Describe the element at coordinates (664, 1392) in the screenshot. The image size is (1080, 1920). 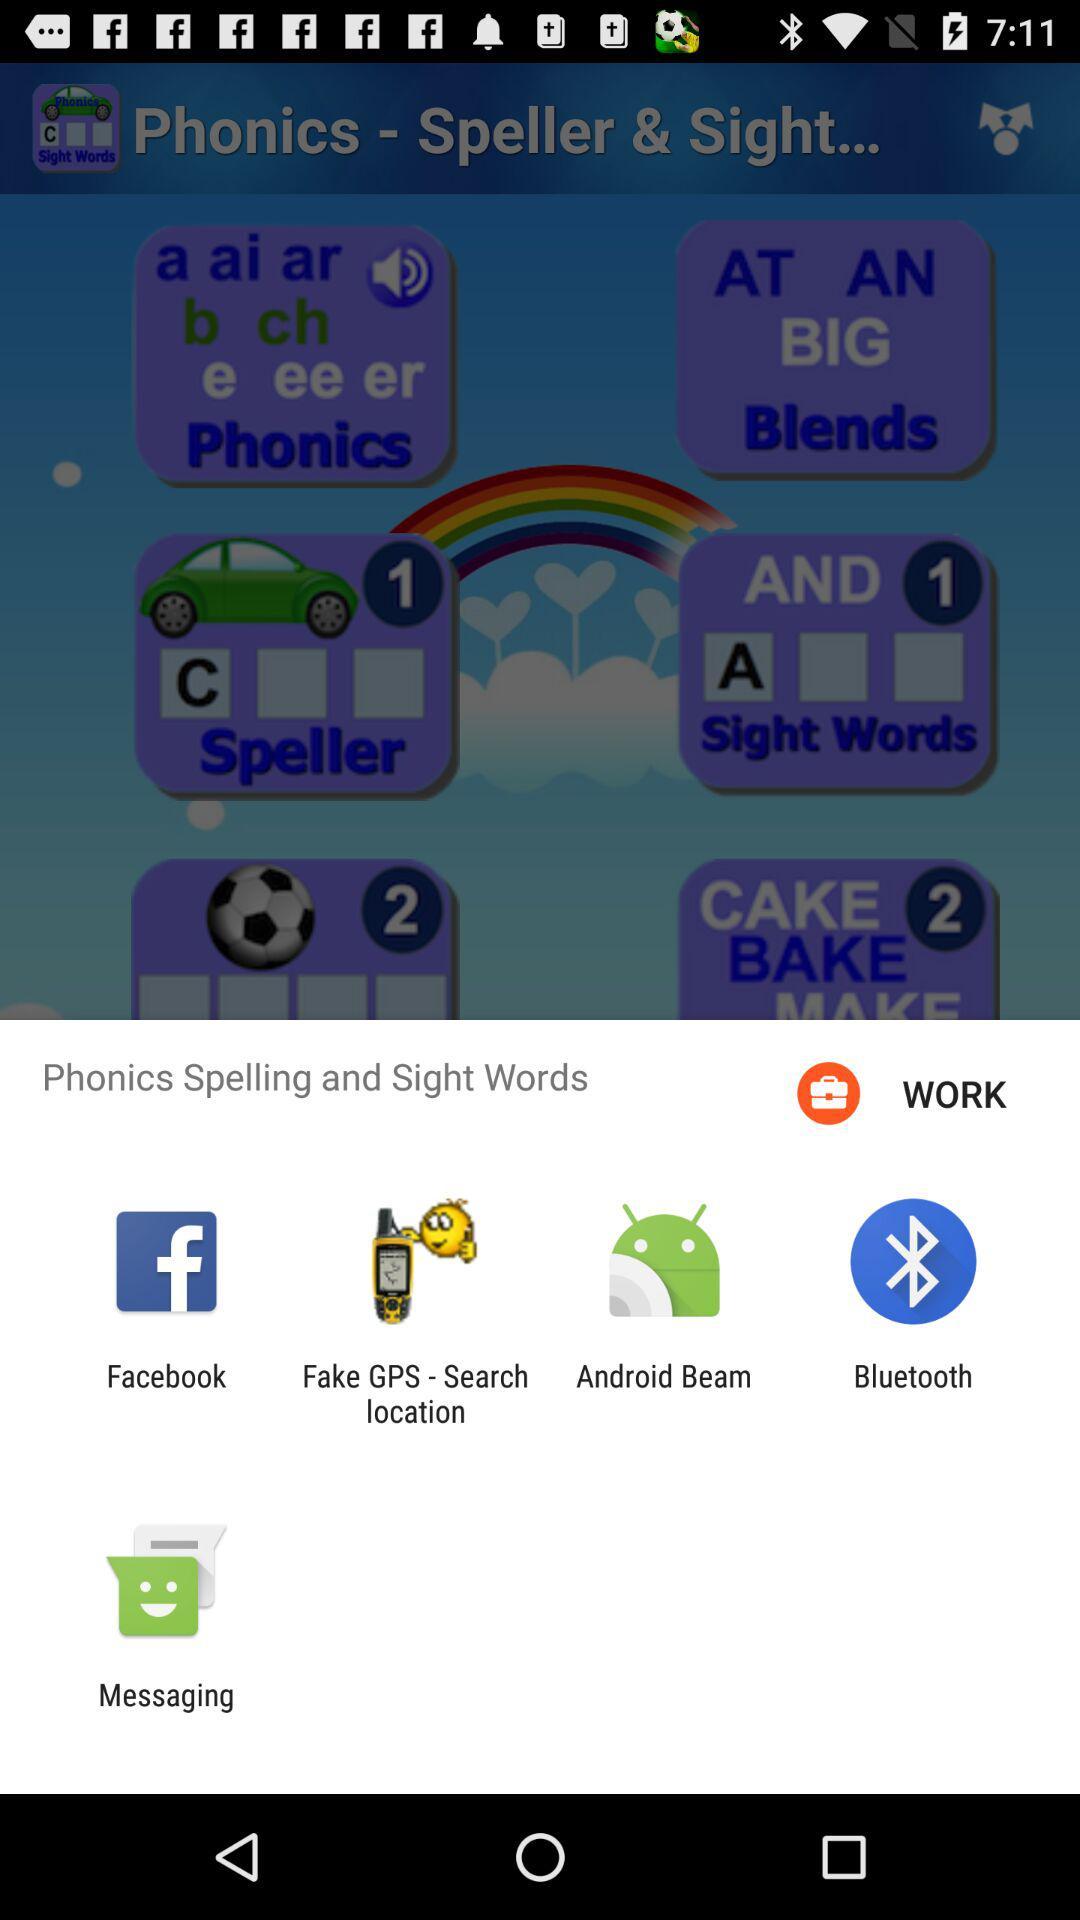
I see `android beam` at that location.